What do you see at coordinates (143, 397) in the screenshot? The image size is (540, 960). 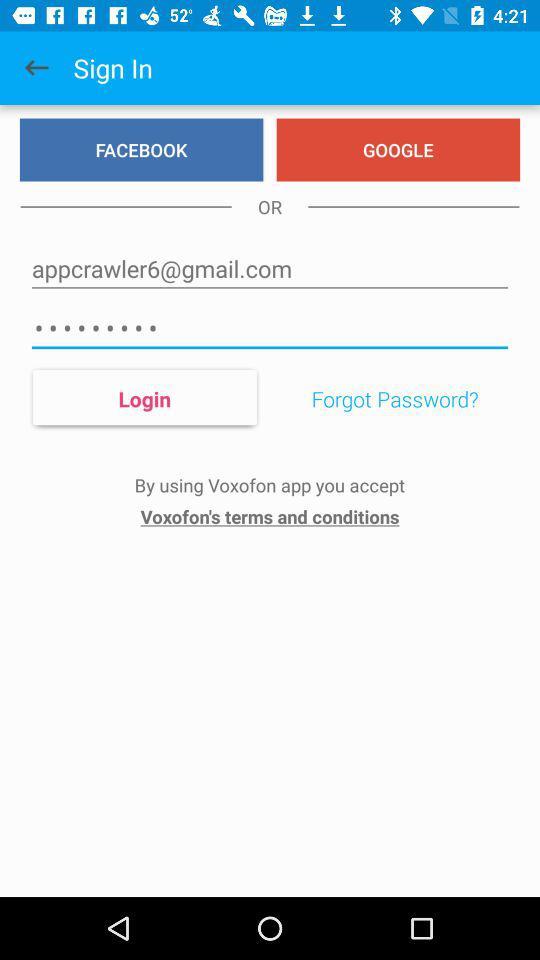 I see `the icon on the left` at bounding box center [143, 397].